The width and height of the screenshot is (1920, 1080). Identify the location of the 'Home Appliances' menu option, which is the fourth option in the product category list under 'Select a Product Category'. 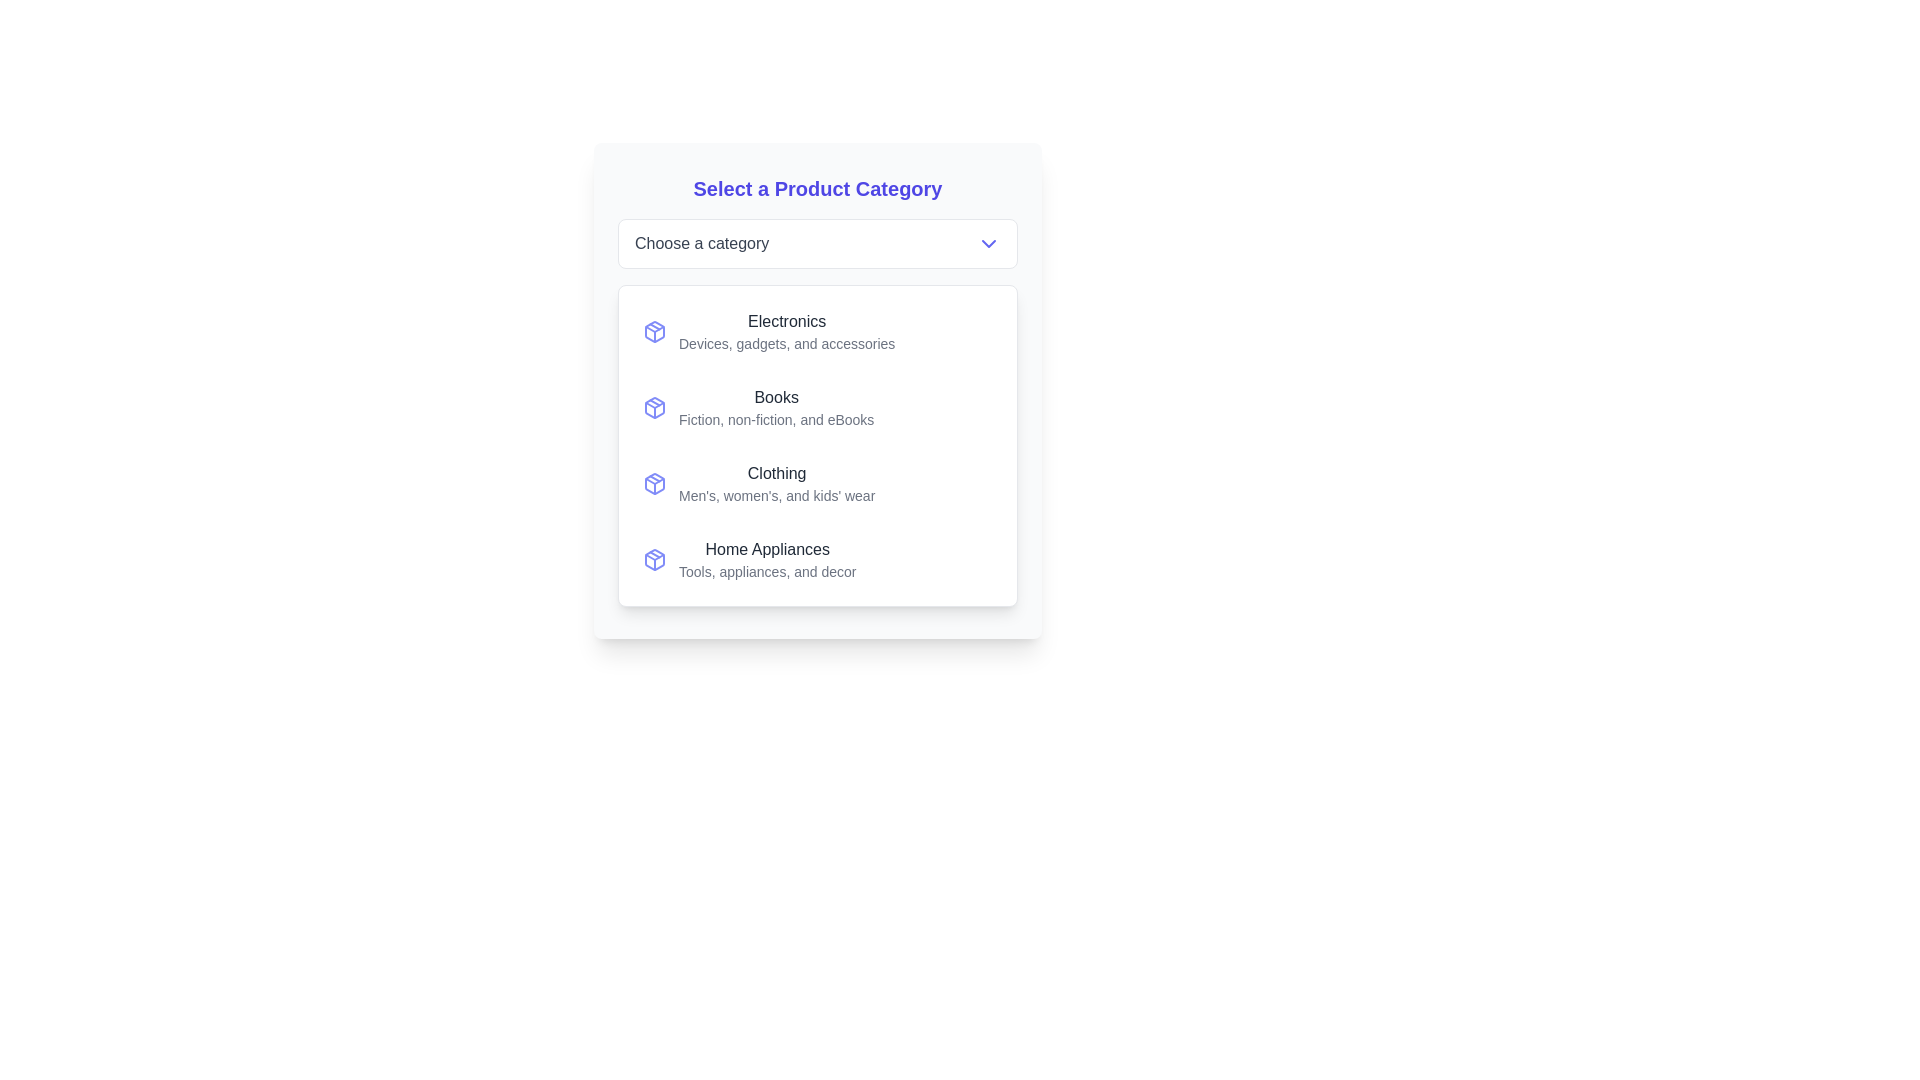
(766, 559).